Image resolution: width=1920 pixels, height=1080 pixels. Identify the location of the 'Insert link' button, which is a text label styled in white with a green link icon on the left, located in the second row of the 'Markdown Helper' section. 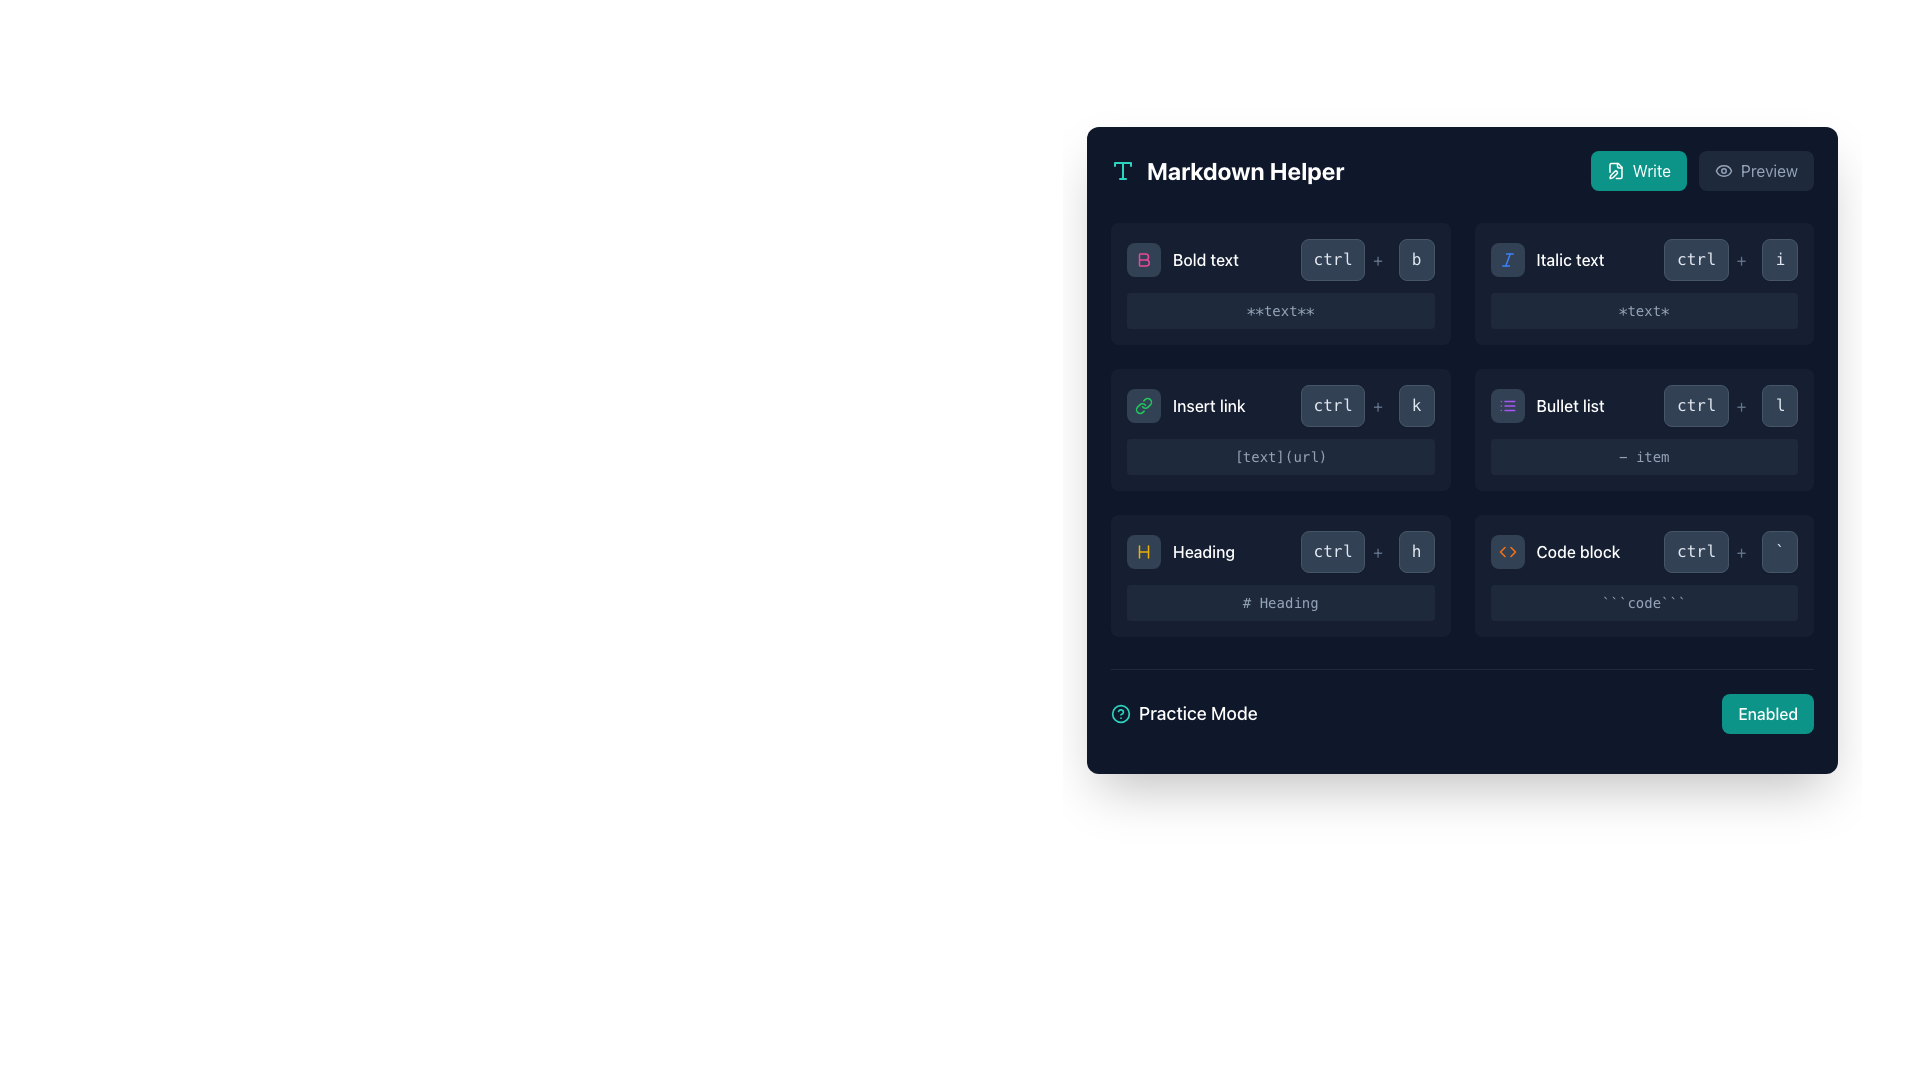
(1186, 405).